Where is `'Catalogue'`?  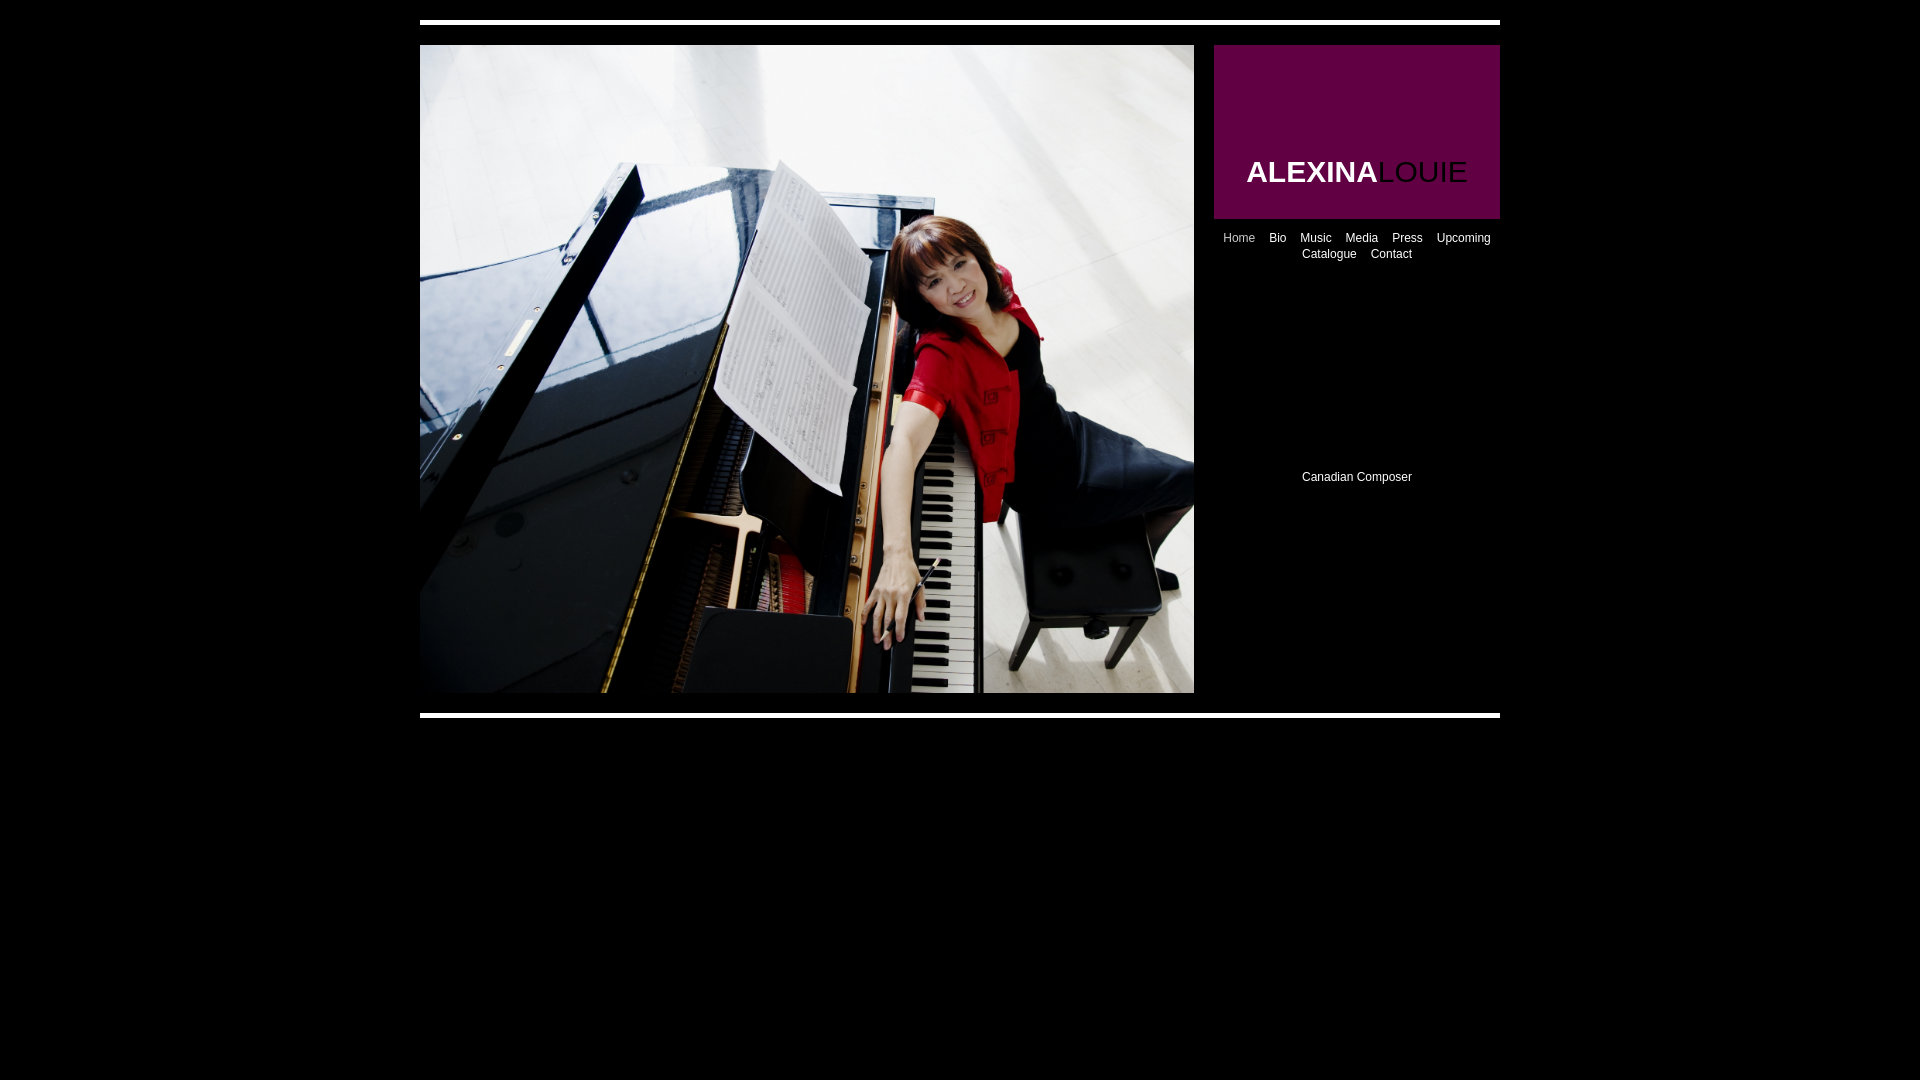 'Catalogue' is located at coordinates (1329, 253).